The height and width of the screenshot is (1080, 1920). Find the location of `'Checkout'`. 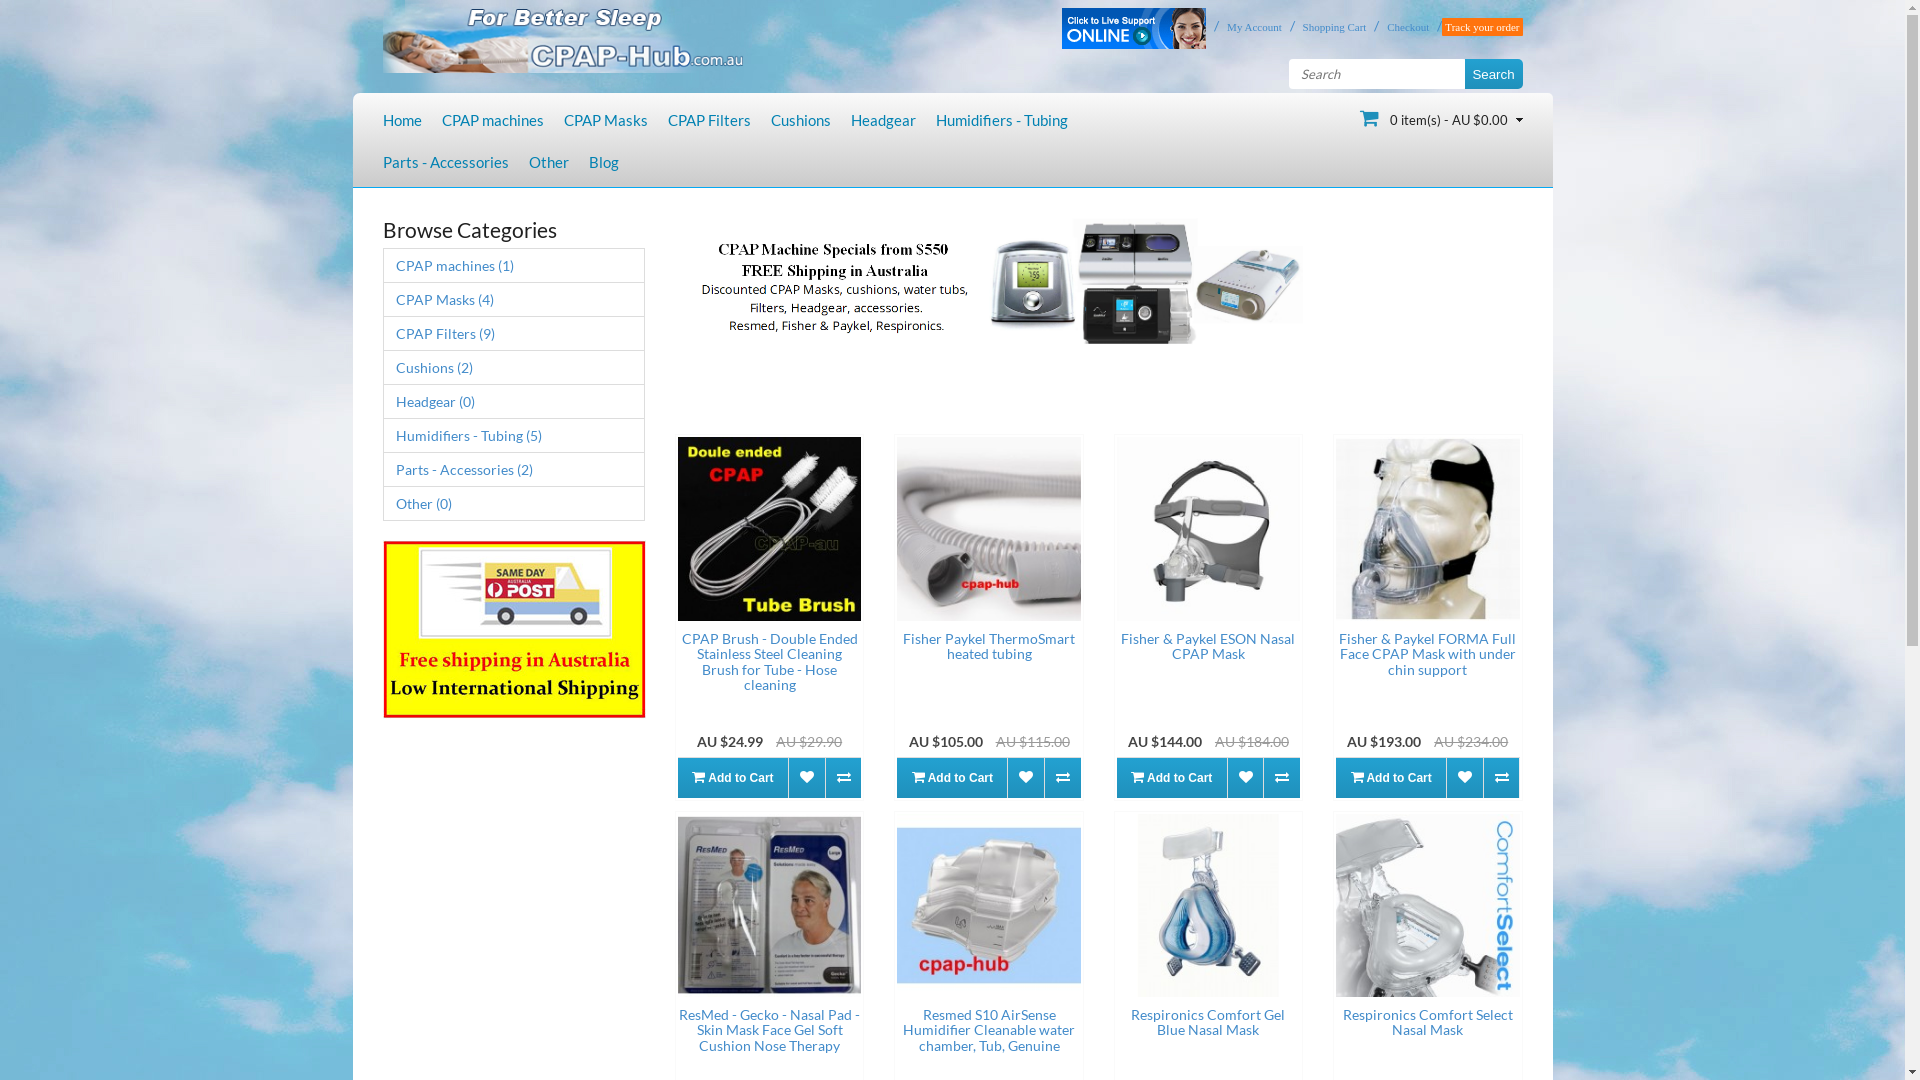

'Checkout' is located at coordinates (1402, 27).